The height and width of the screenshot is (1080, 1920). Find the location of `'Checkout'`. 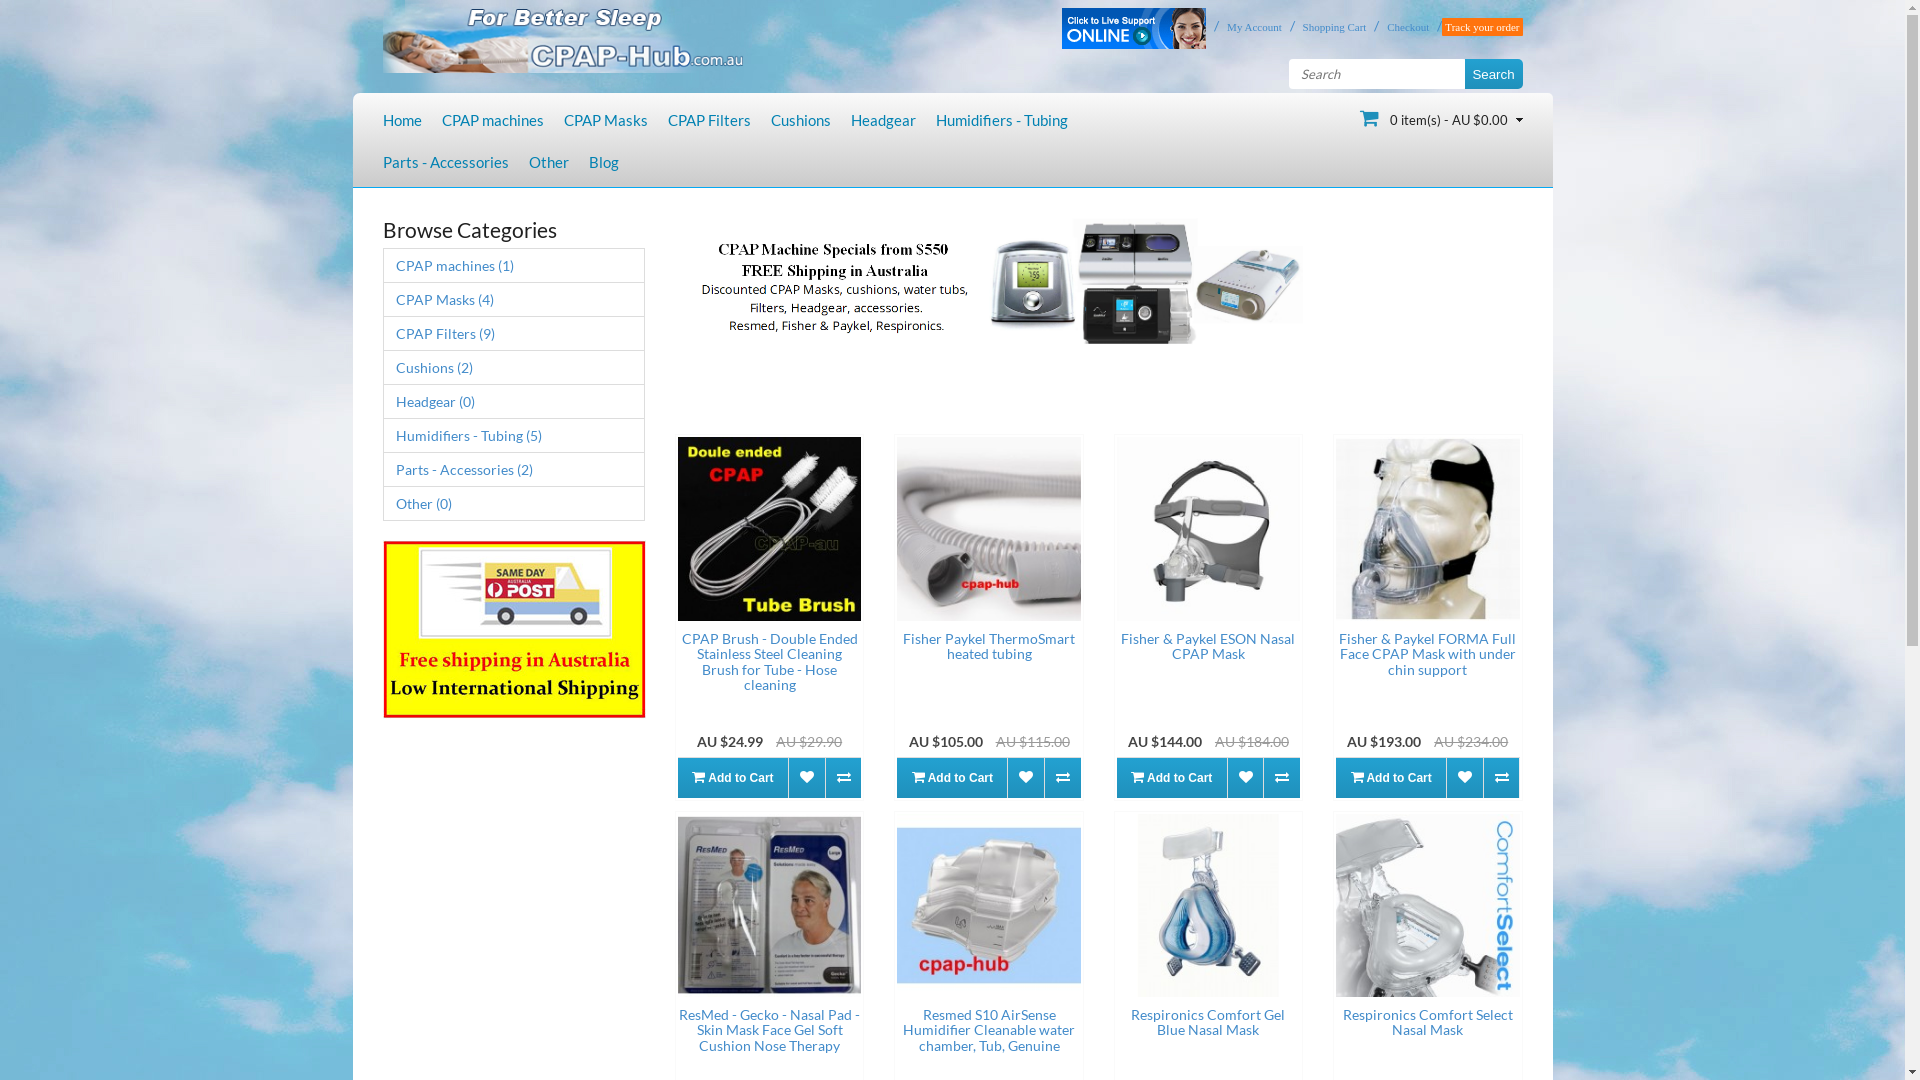

'Checkout' is located at coordinates (1402, 27).